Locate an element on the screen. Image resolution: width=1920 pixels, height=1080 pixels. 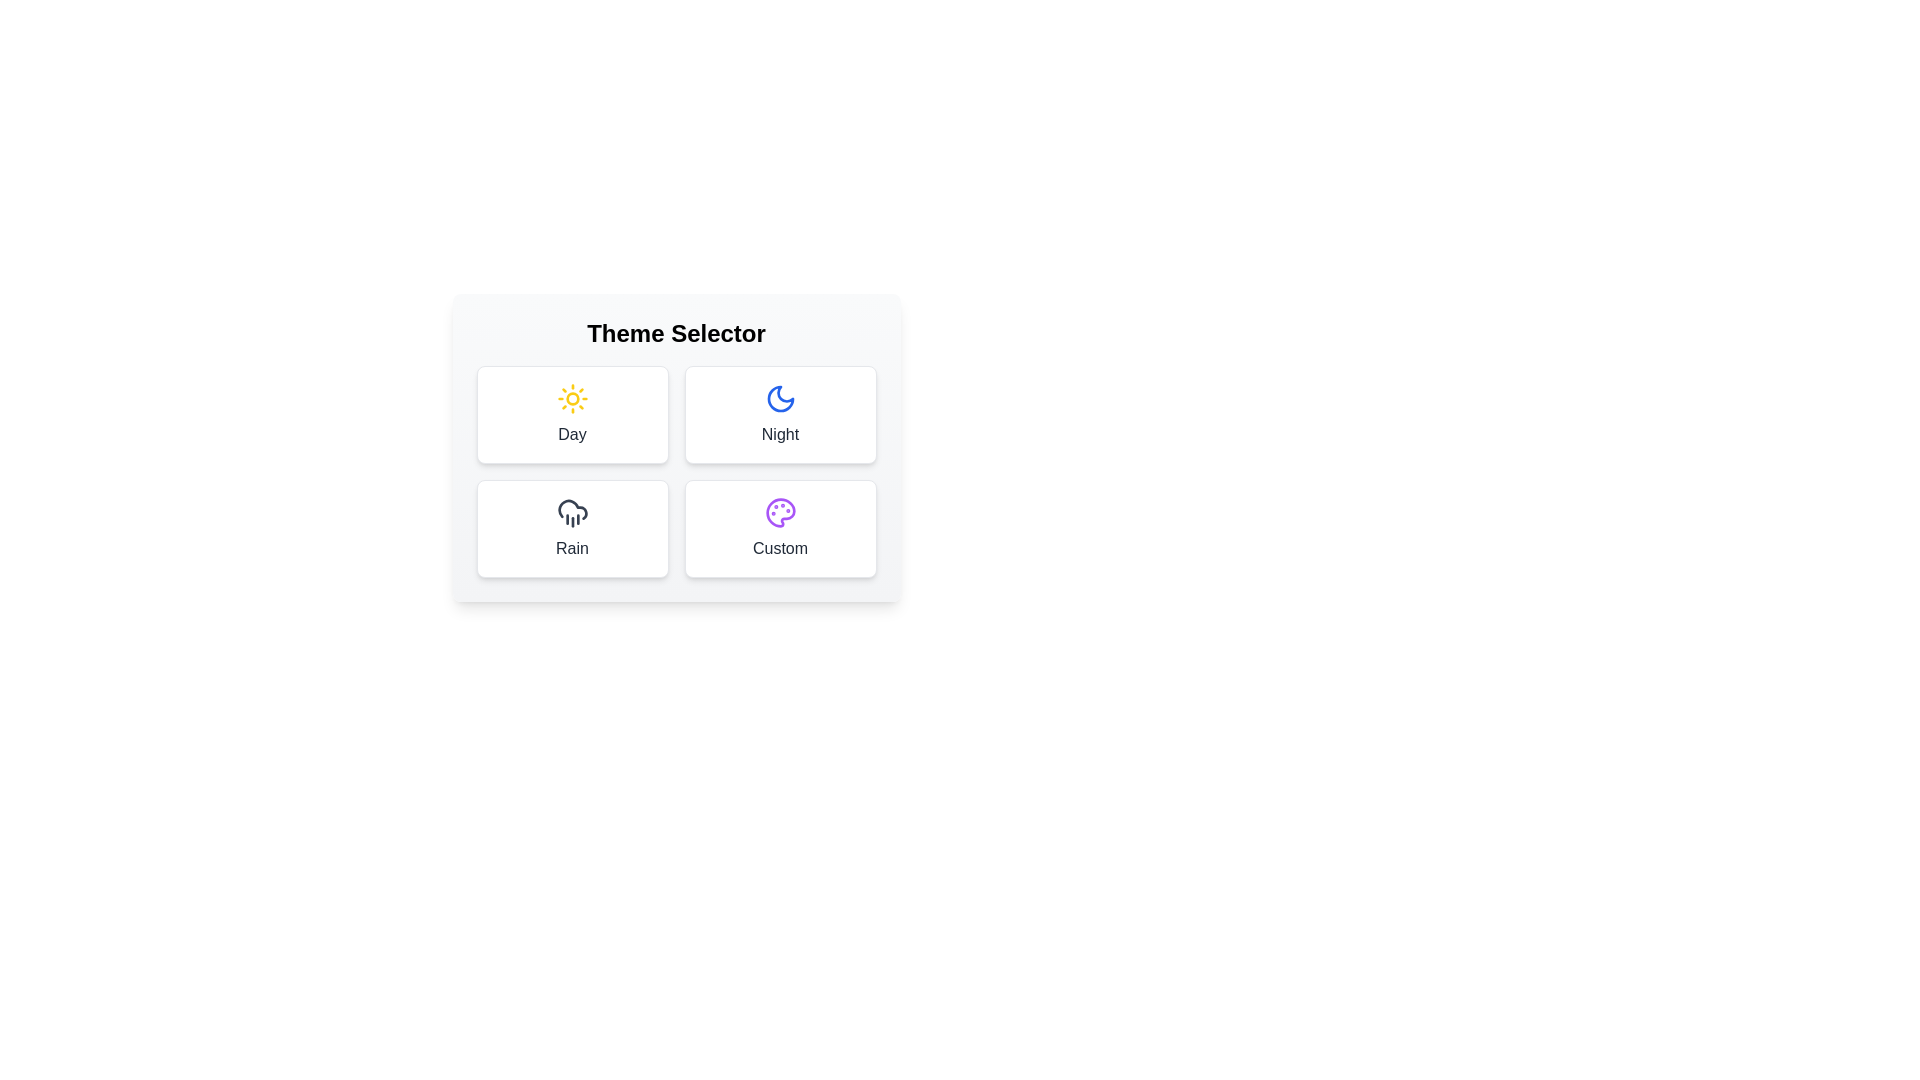
the theme icon for Day is located at coordinates (571, 414).